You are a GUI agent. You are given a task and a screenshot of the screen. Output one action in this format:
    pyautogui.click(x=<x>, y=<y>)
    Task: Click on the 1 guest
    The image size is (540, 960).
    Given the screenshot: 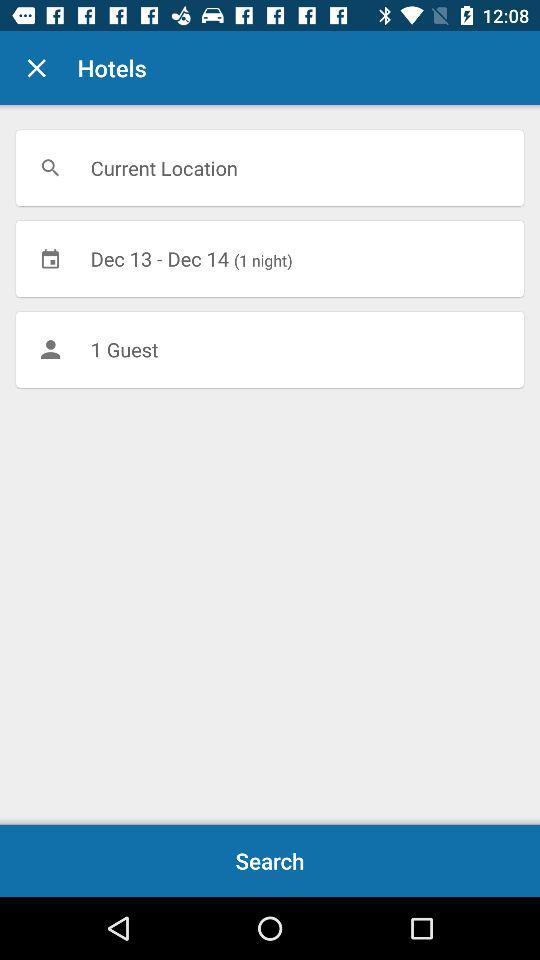 What is the action you would take?
    pyautogui.click(x=270, y=349)
    